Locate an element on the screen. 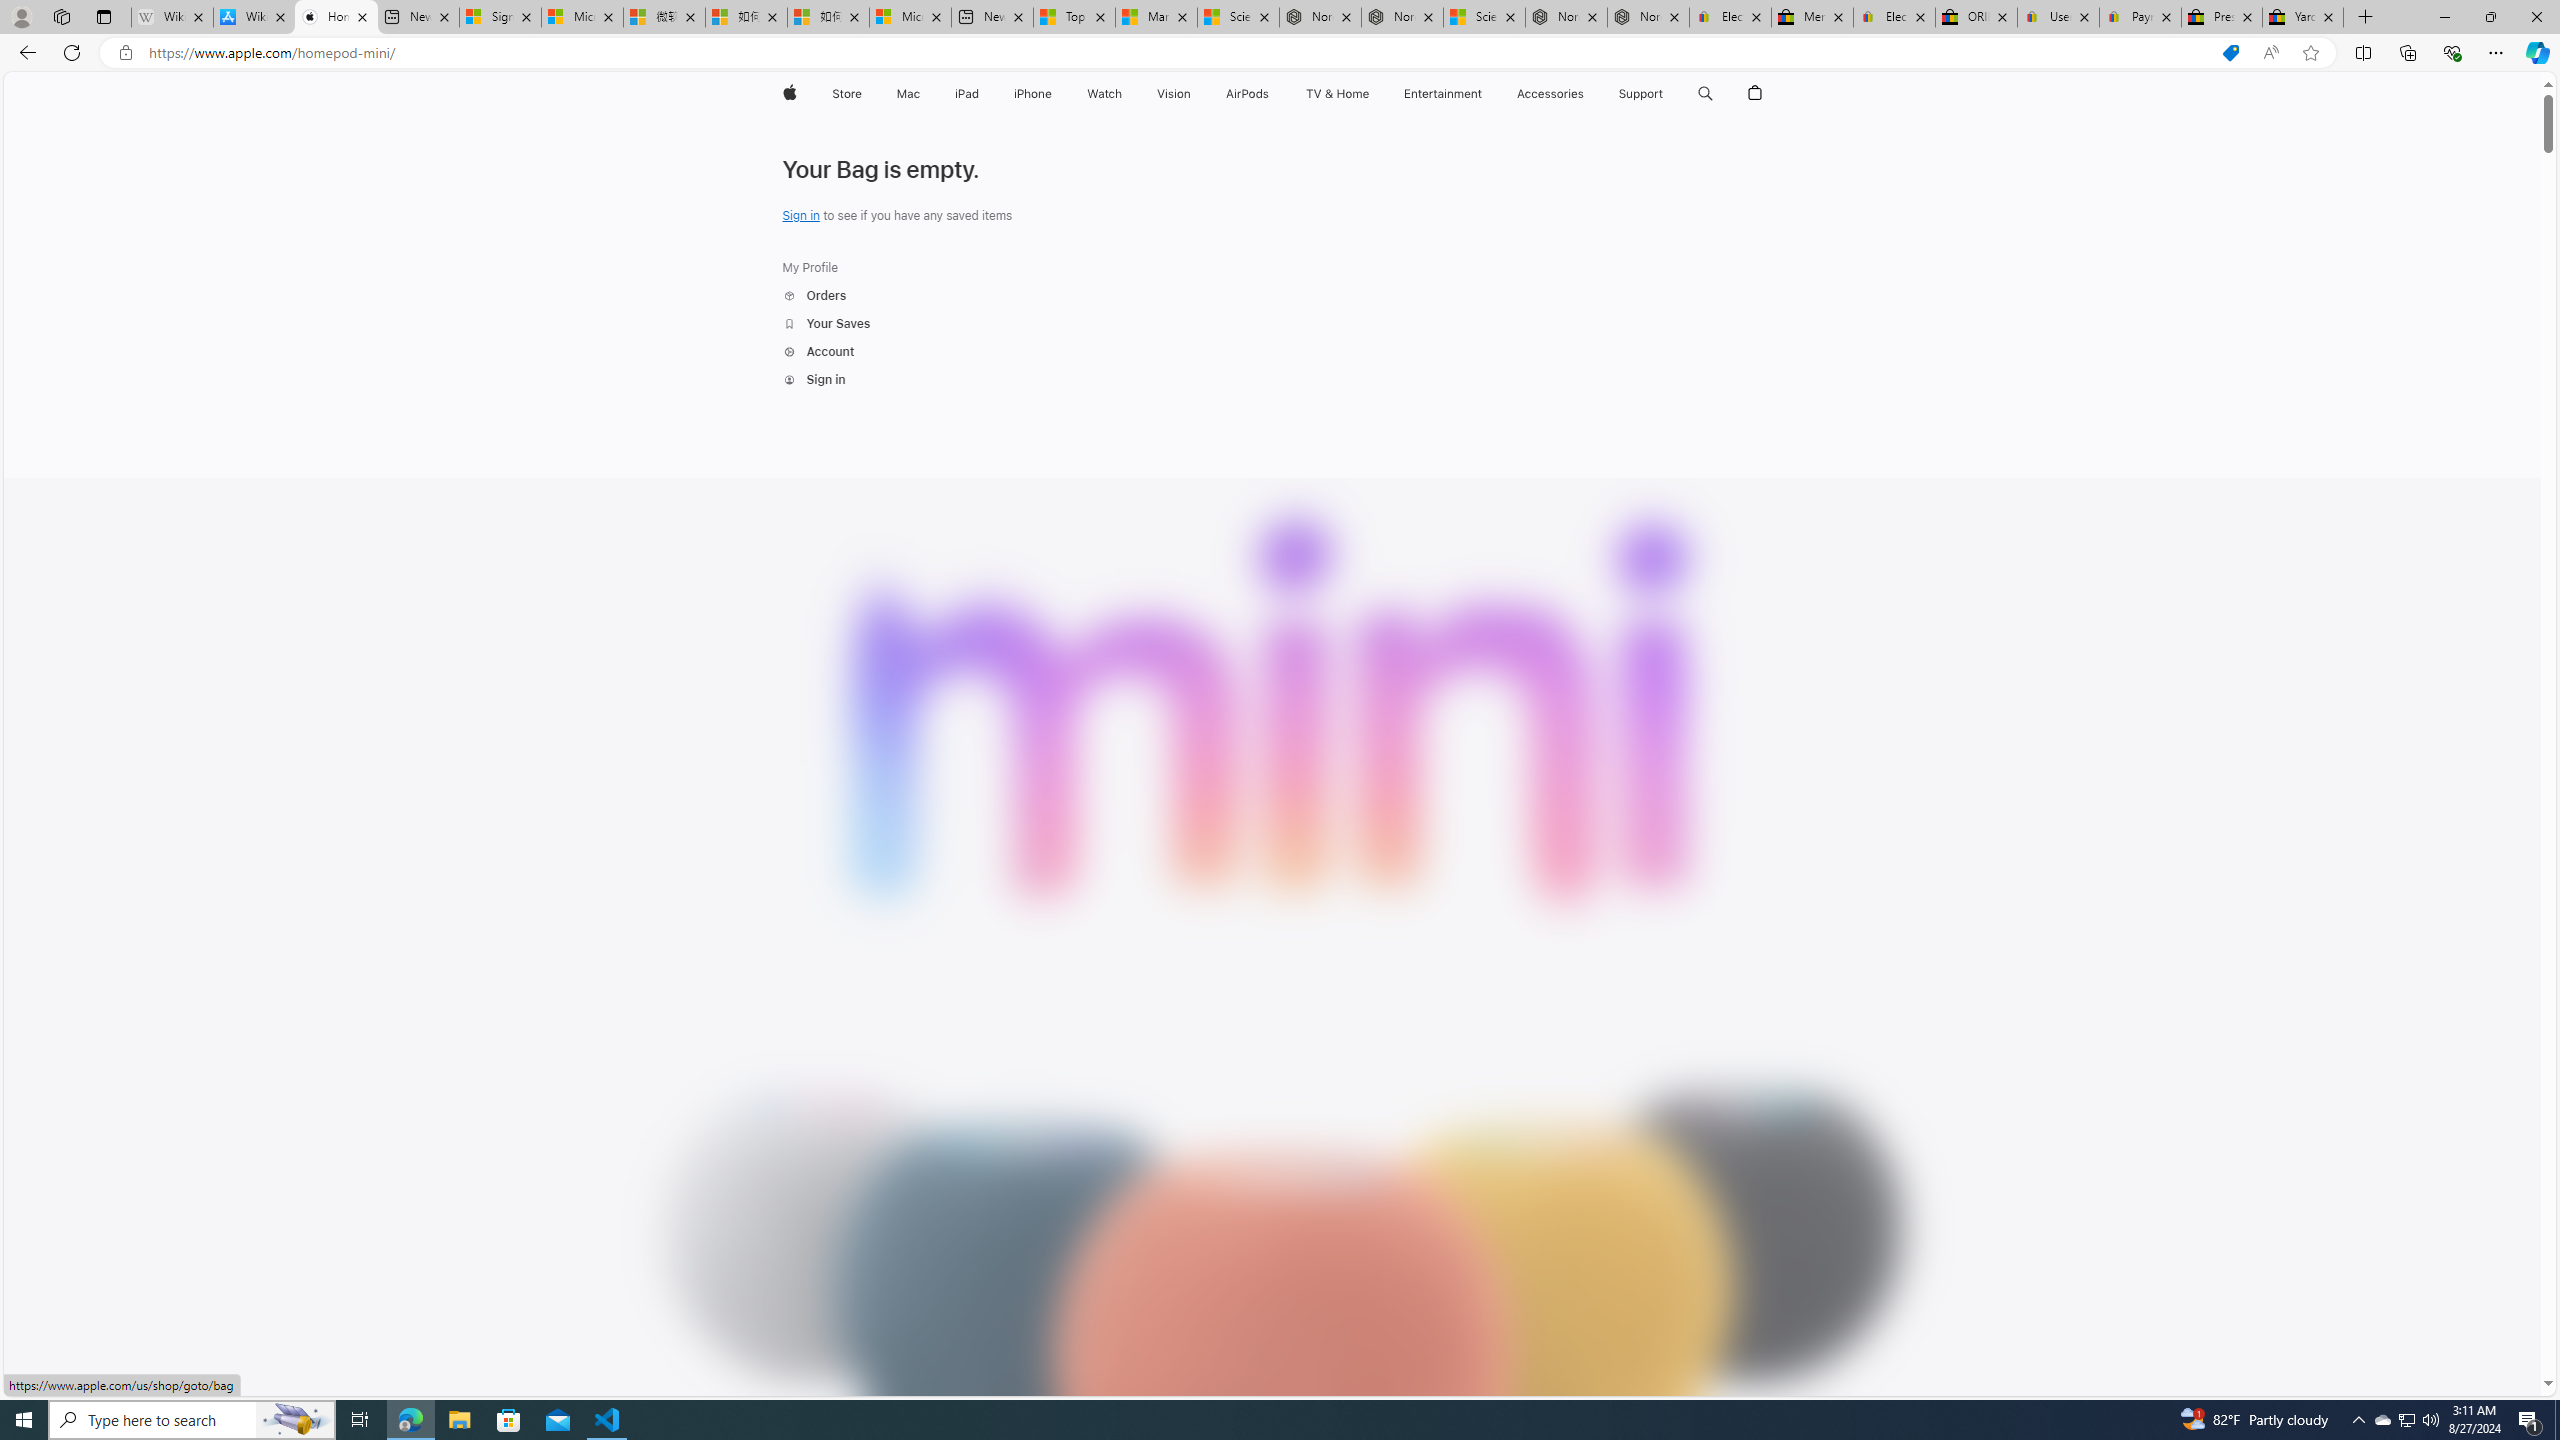  'Watch menu' is located at coordinates (1126, 93).